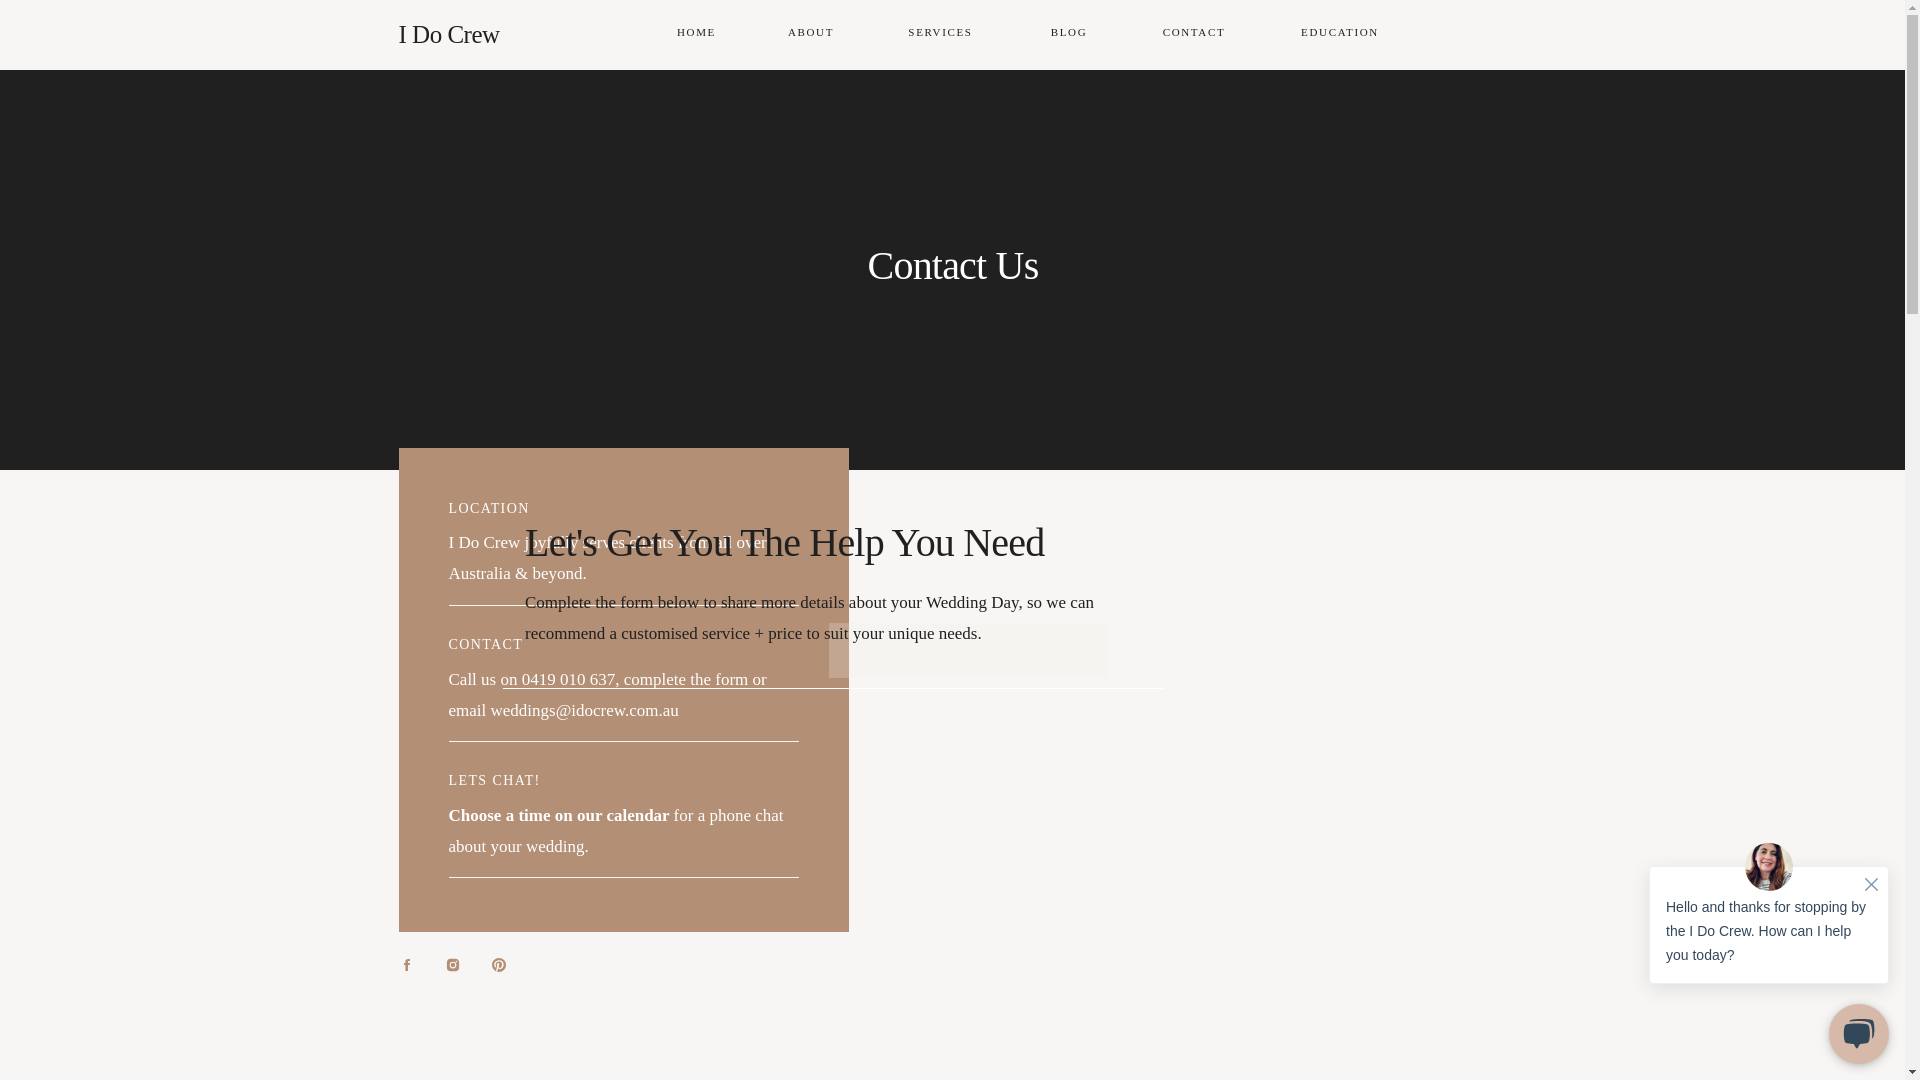 This screenshot has width=1920, height=1080. I want to click on 'ABOUT', so click(811, 34).